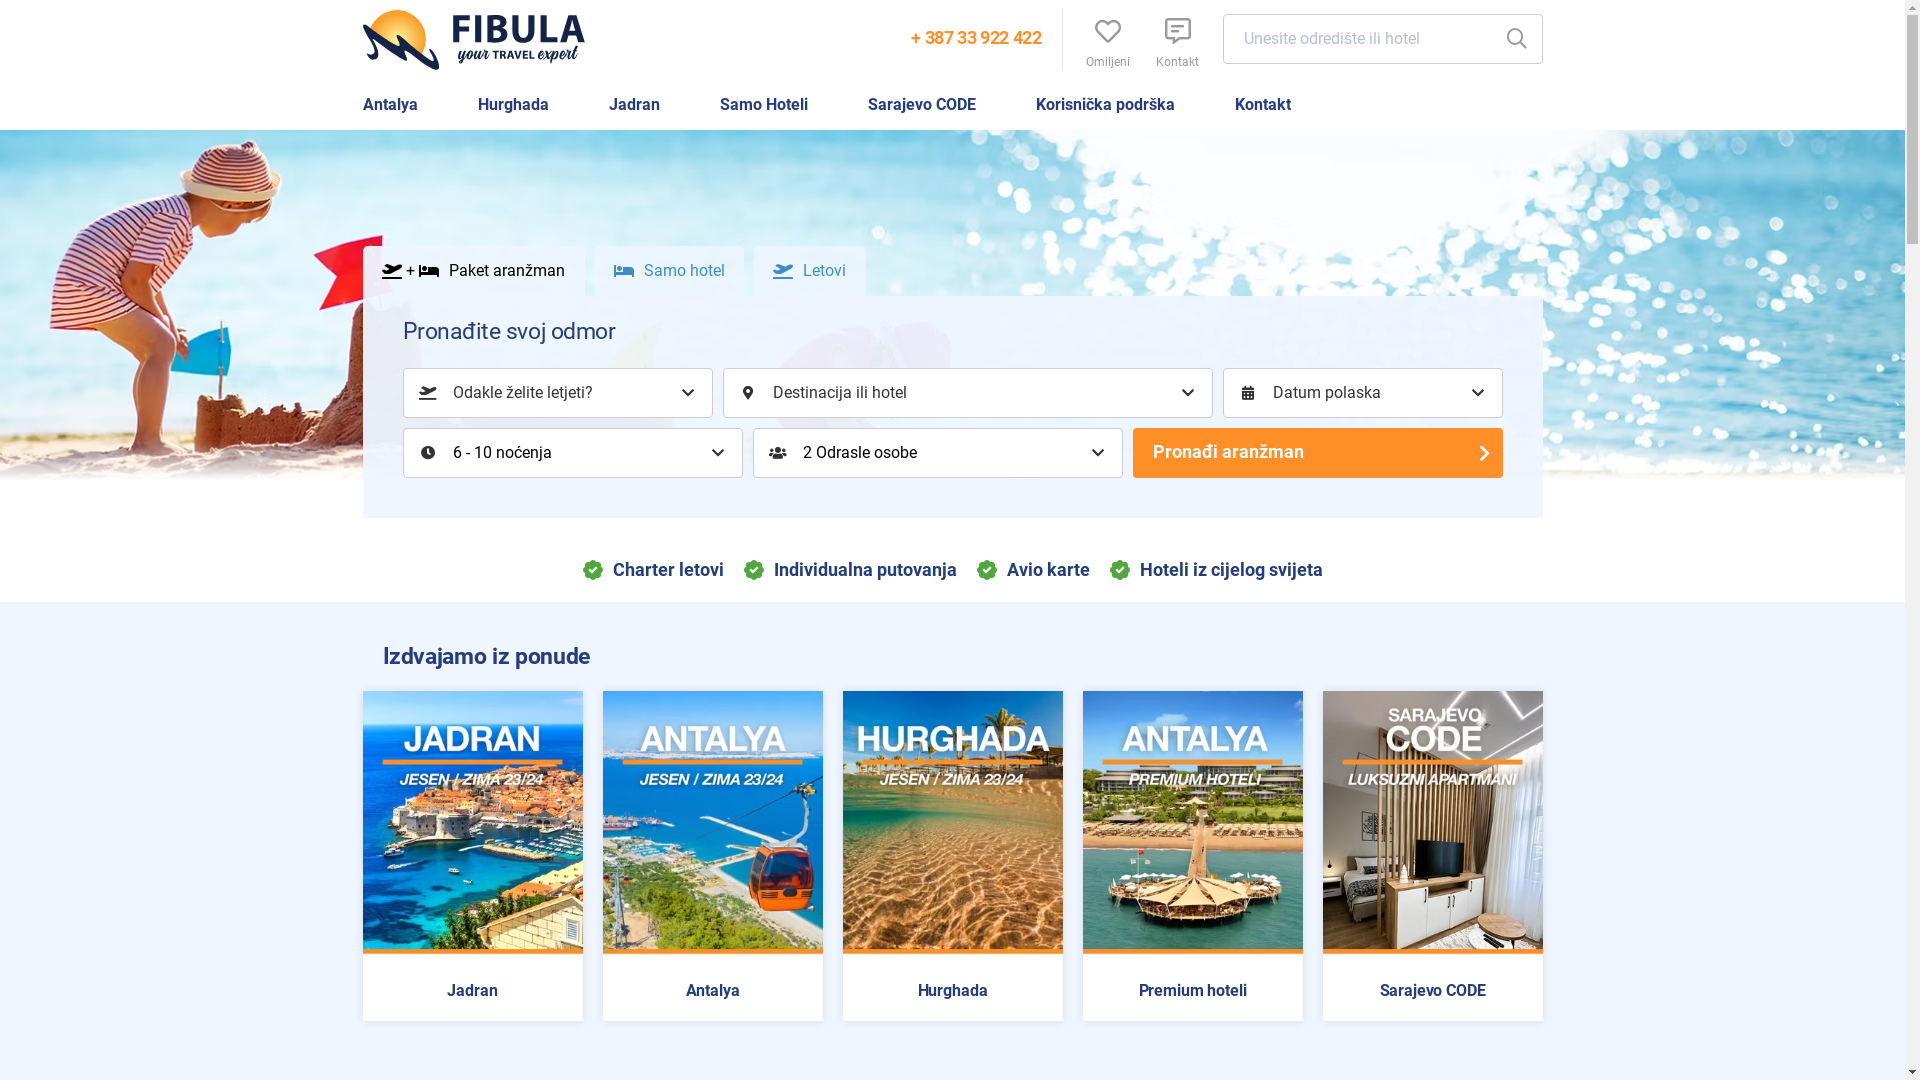 The width and height of the screenshot is (1920, 1080). I want to click on 'Antalya', so click(389, 104).